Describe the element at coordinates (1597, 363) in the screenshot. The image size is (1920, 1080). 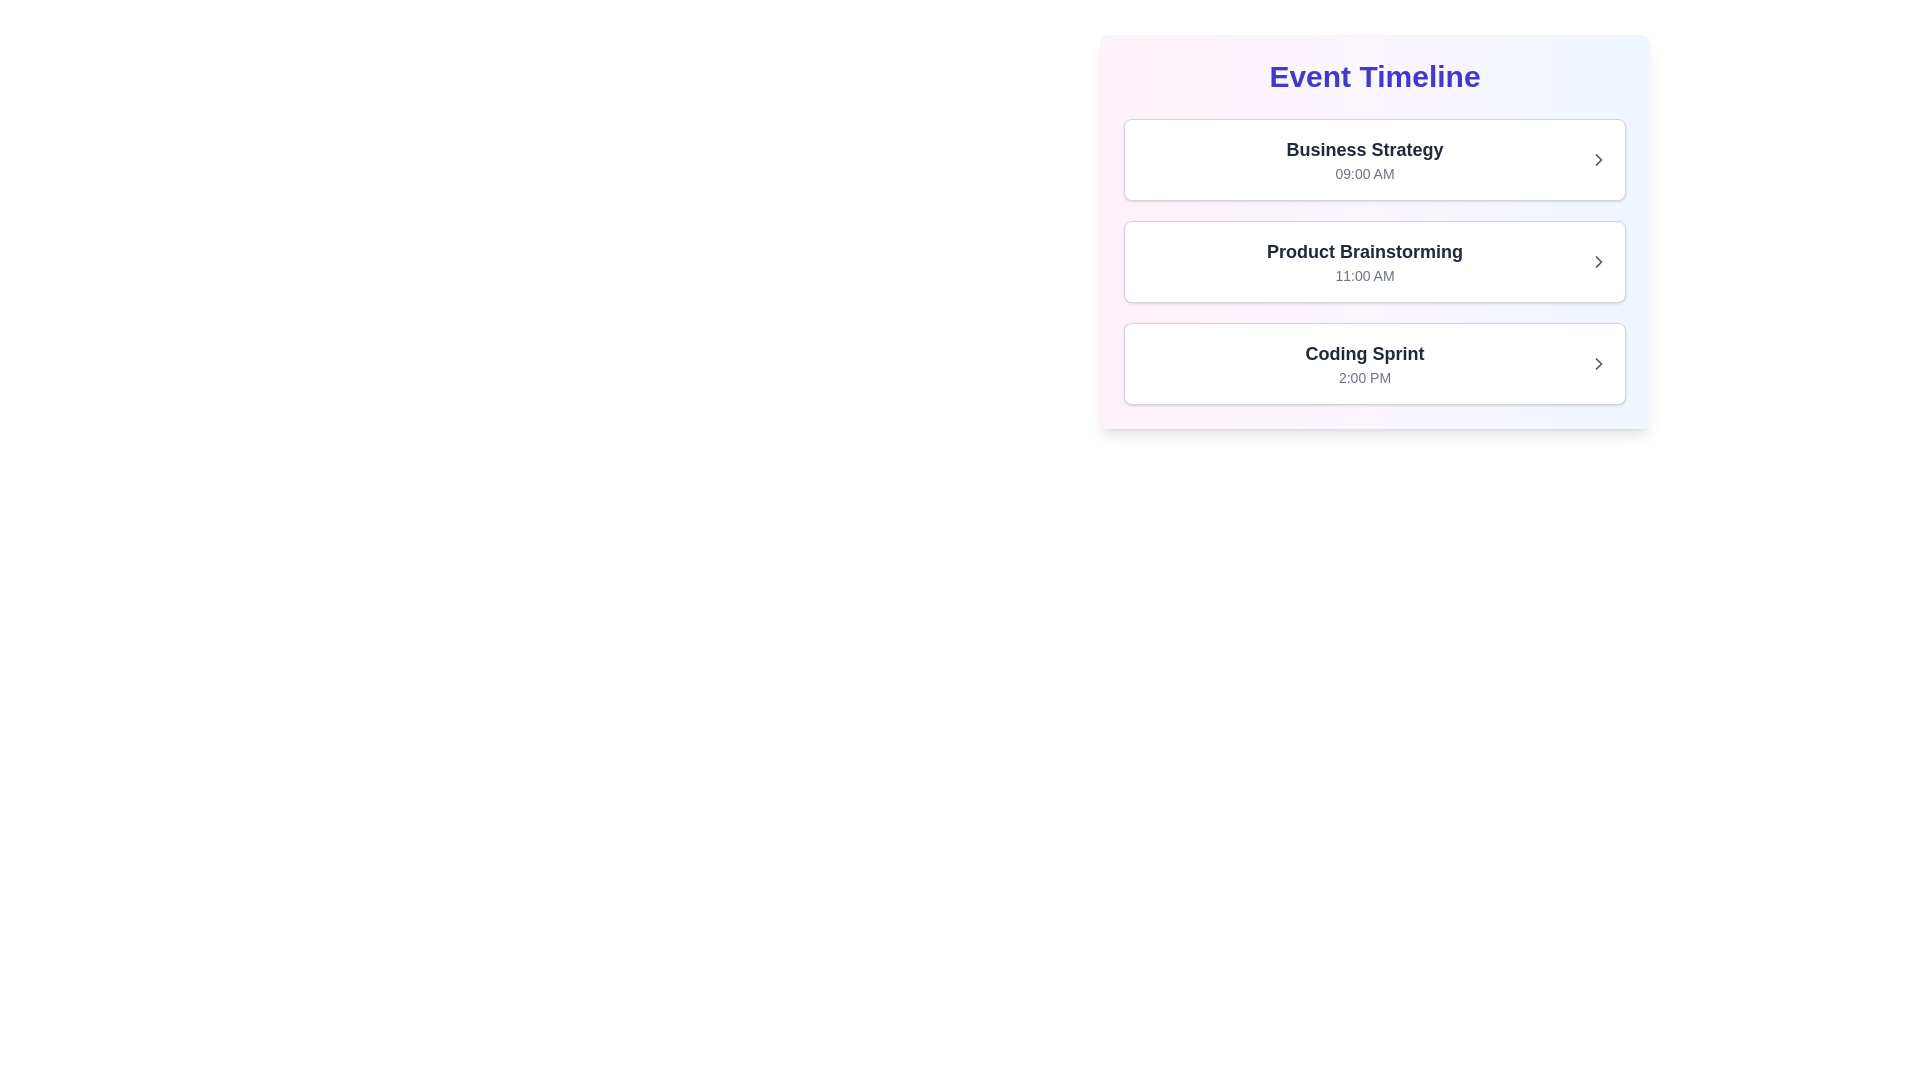
I see `the navigational chevron icon located at the far right edge of the bottom 'Coding Sprint' event block in the 'Event Timeline' section` at that location.